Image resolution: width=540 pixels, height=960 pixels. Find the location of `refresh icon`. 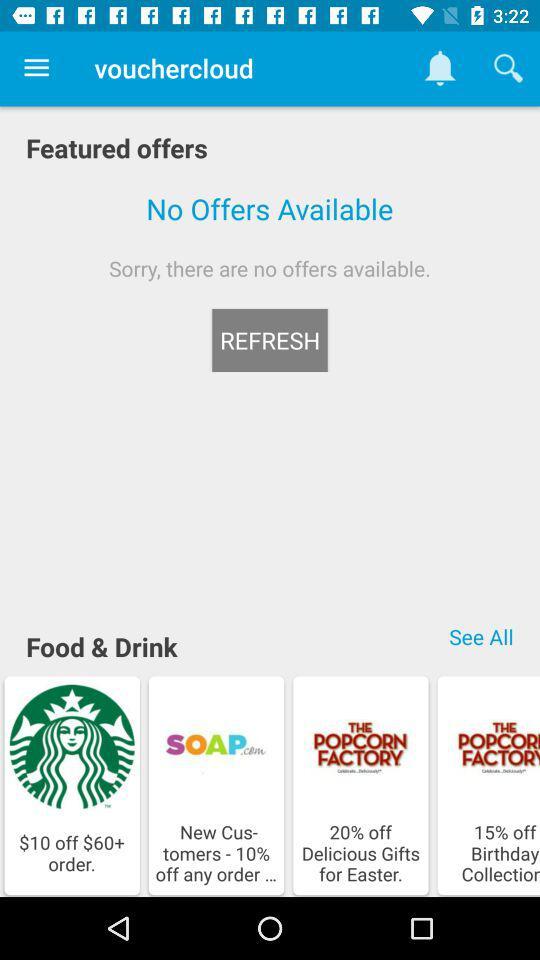

refresh icon is located at coordinates (270, 340).